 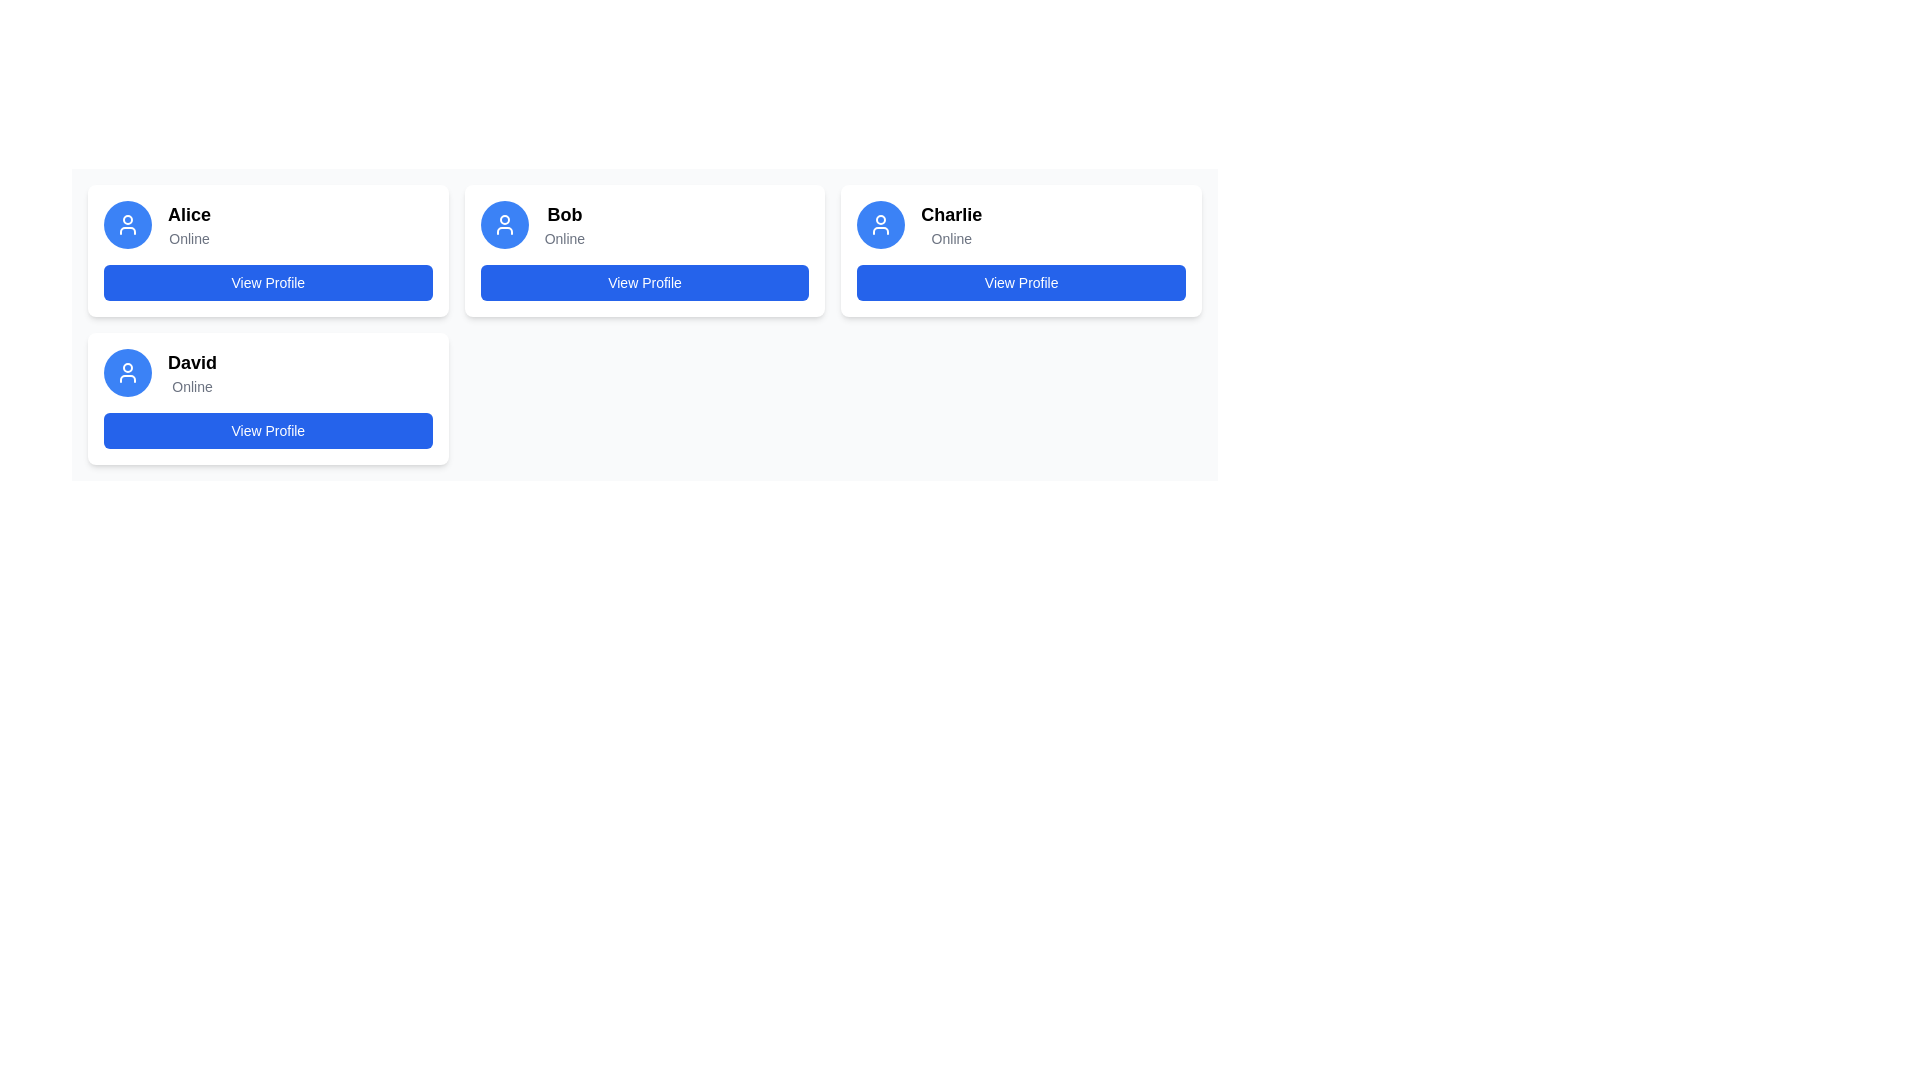 What do you see at coordinates (189, 238) in the screenshot?
I see `status information displayed in the small, gray text label showing 'Online', which is positioned directly below the 'Alice' text label in the user profile card` at bounding box center [189, 238].